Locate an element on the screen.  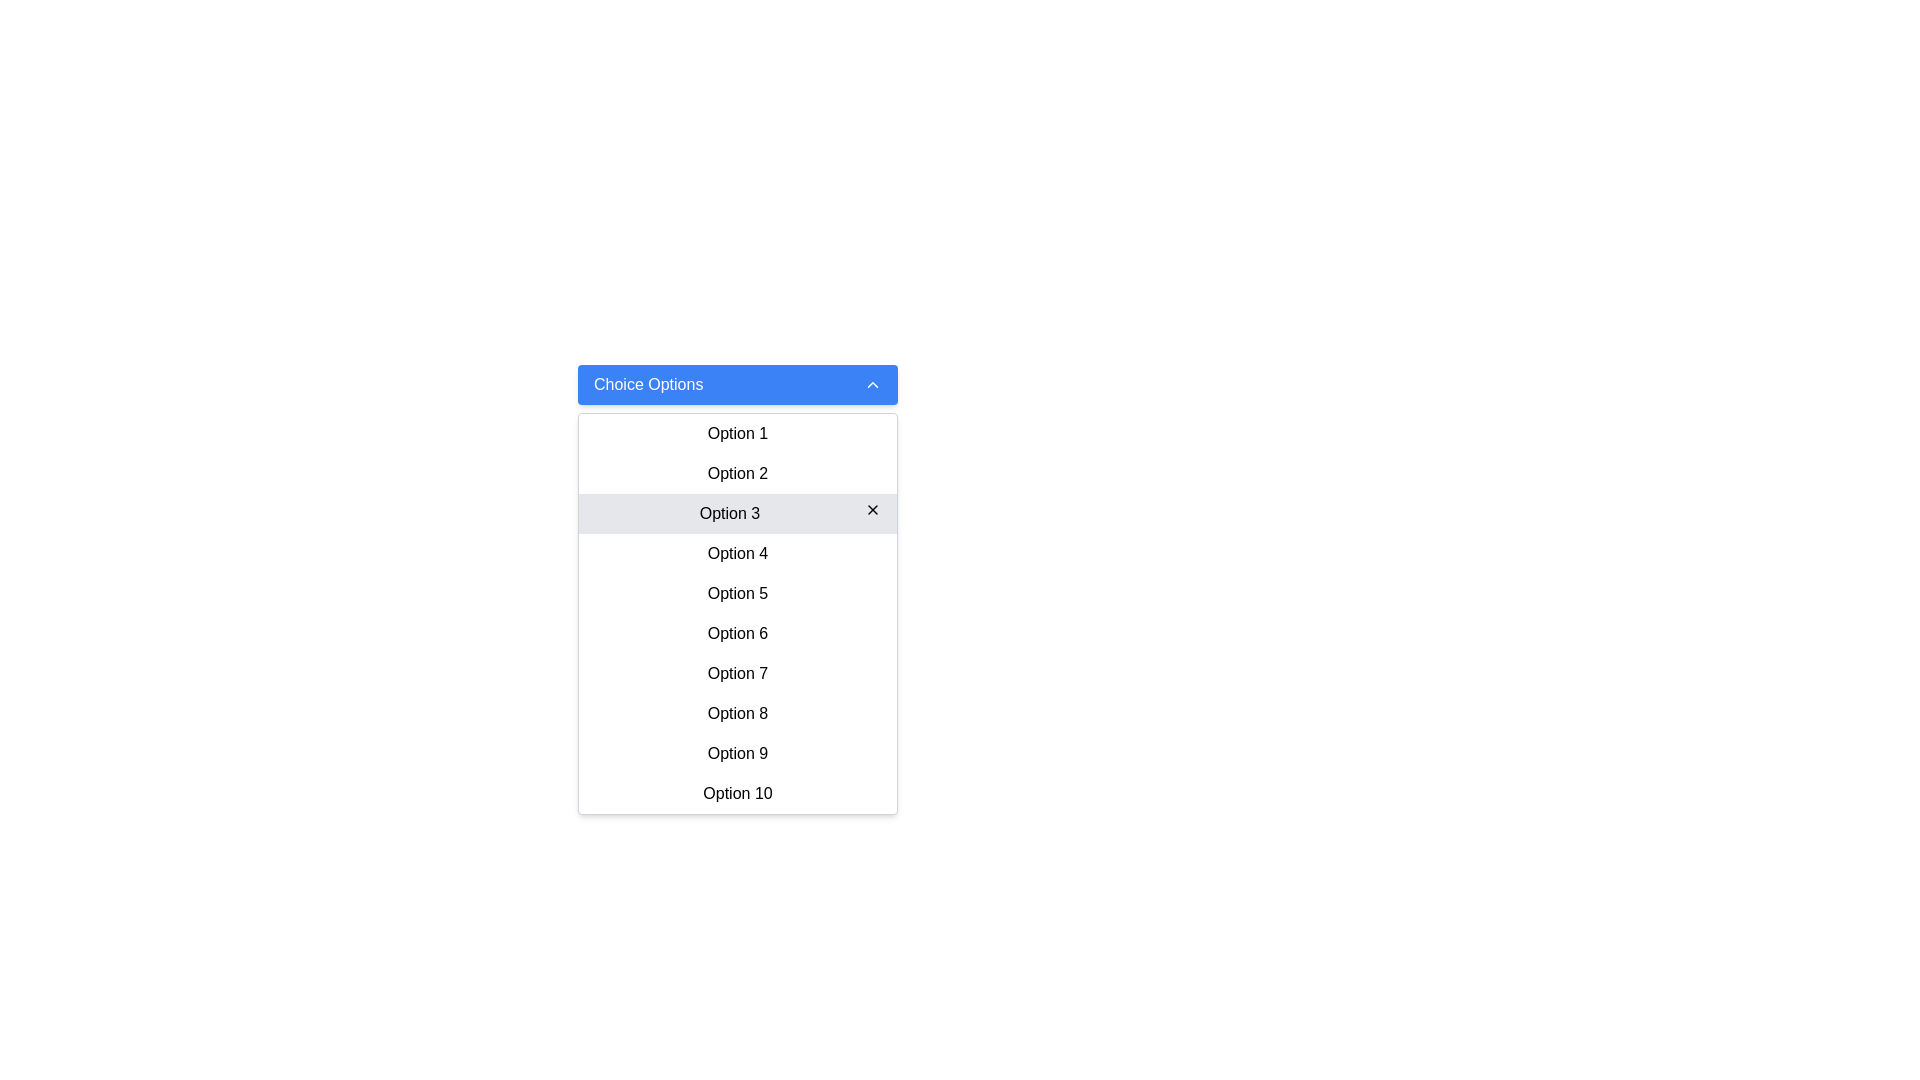
the rectangular button labeled 'Option 10' at the bottom of the dropdown menu is located at coordinates (737, 793).